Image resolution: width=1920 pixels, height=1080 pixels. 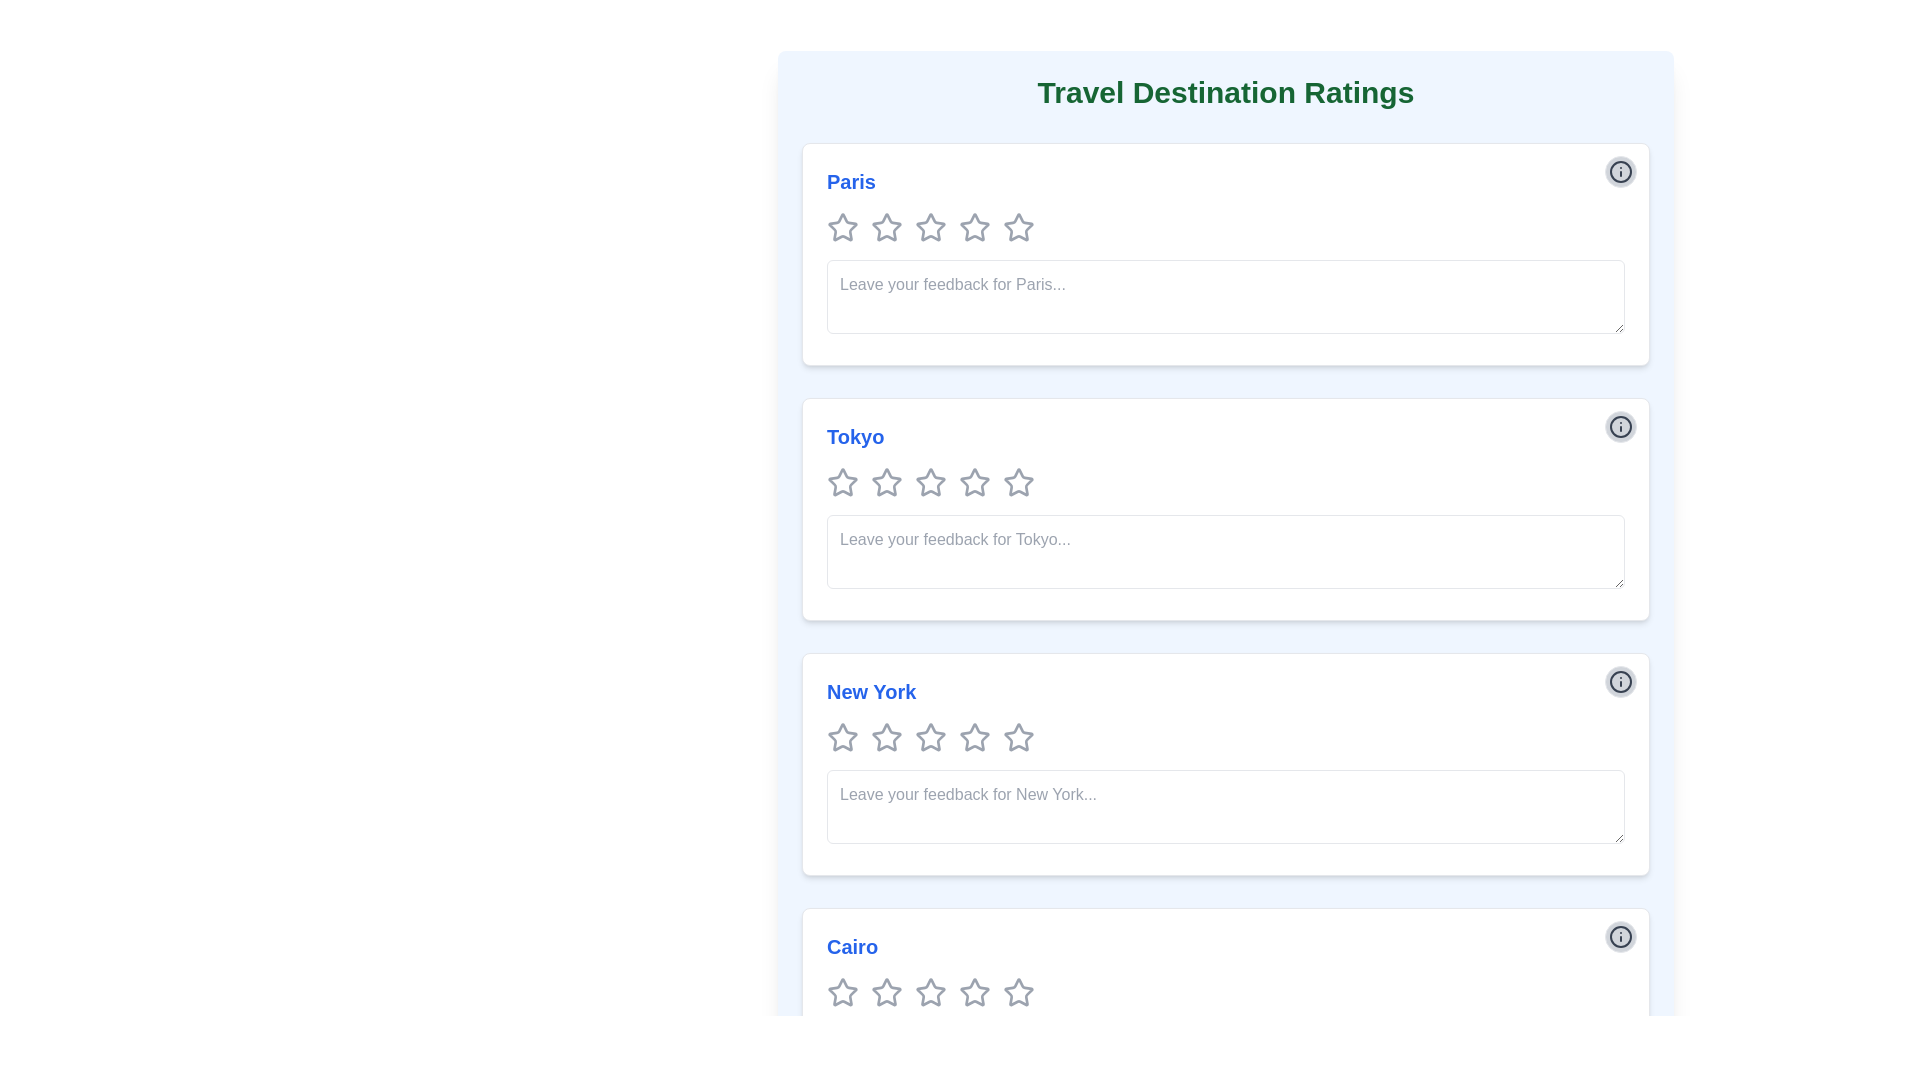 What do you see at coordinates (930, 482) in the screenshot?
I see `the second star in the rating system for 'Tokyo' to set a rating of 2` at bounding box center [930, 482].